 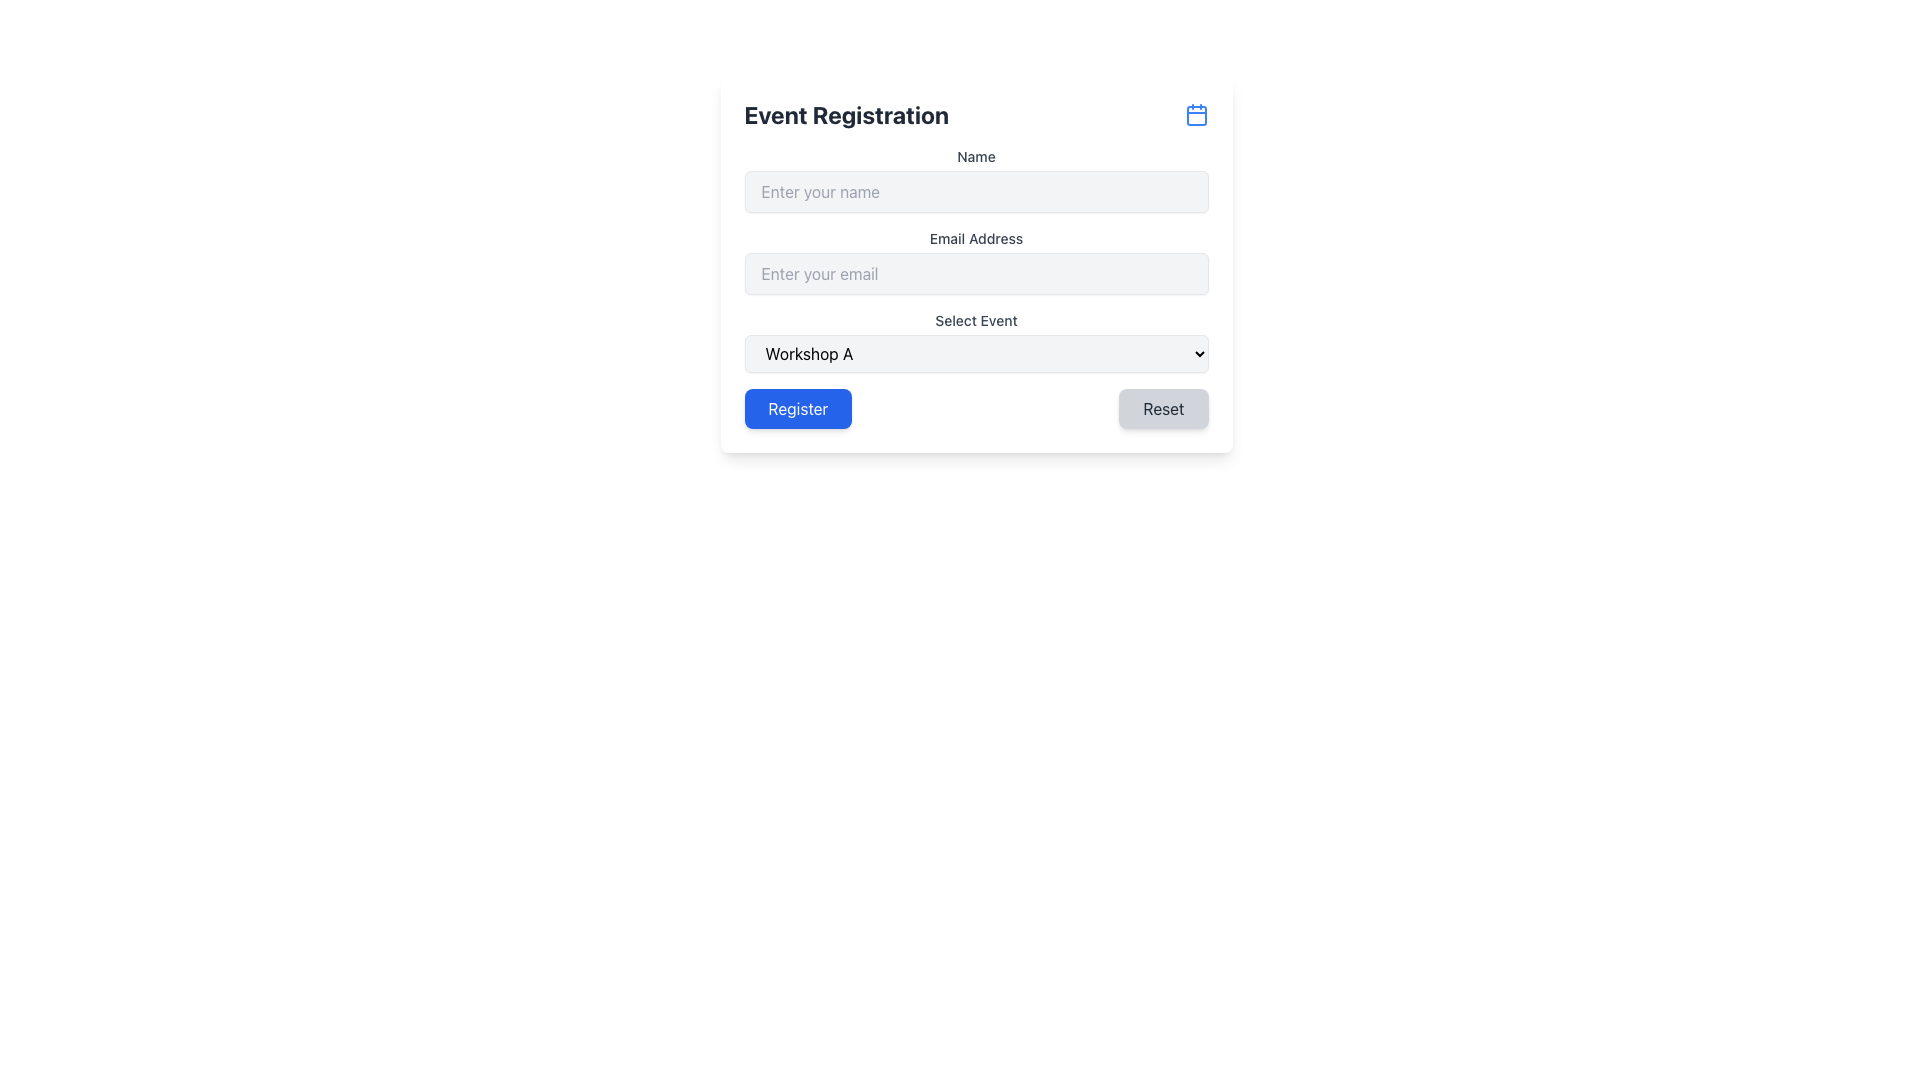 What do you see at coordinates (976, 238) in the screenshot?
I see `the email input field label located within the 'Event Registration' panel, positioned below the 'Name' field label and above the email input box` at bounding box center [976, 238].